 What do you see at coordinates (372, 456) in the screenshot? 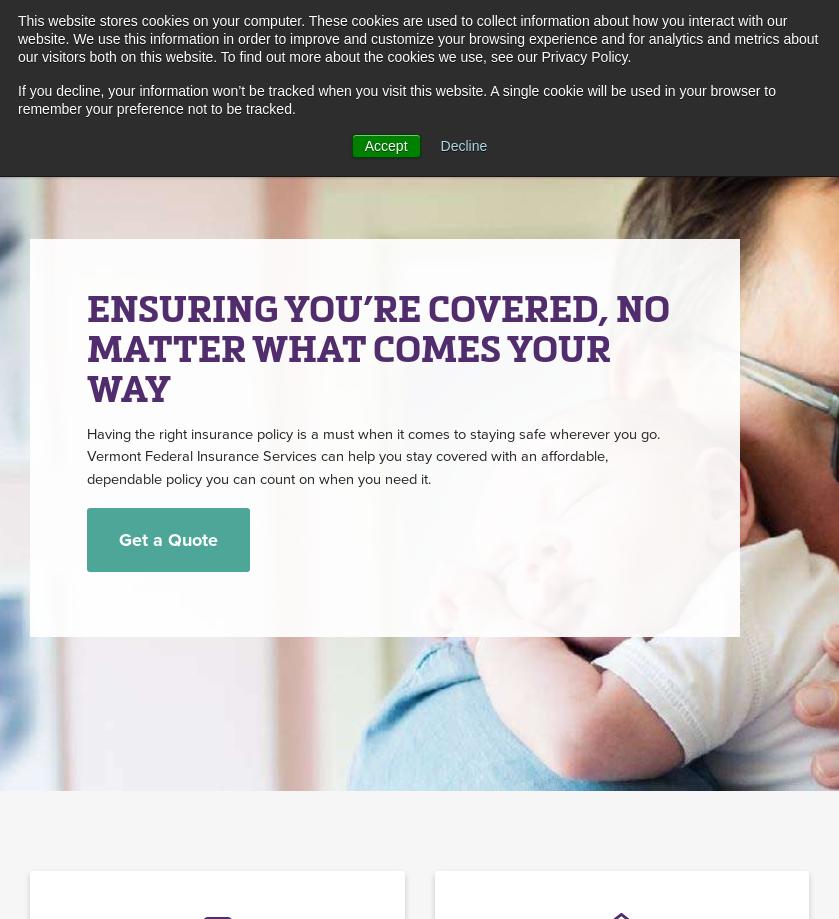
I see `'Having the right insurance policy is a must when it comes to staying safe wherever you go. Vermont Federal Insurance Services can help you stay covered with an affordable, dependable policy you can count on when you need it.'` at bounding box center [372, 456].